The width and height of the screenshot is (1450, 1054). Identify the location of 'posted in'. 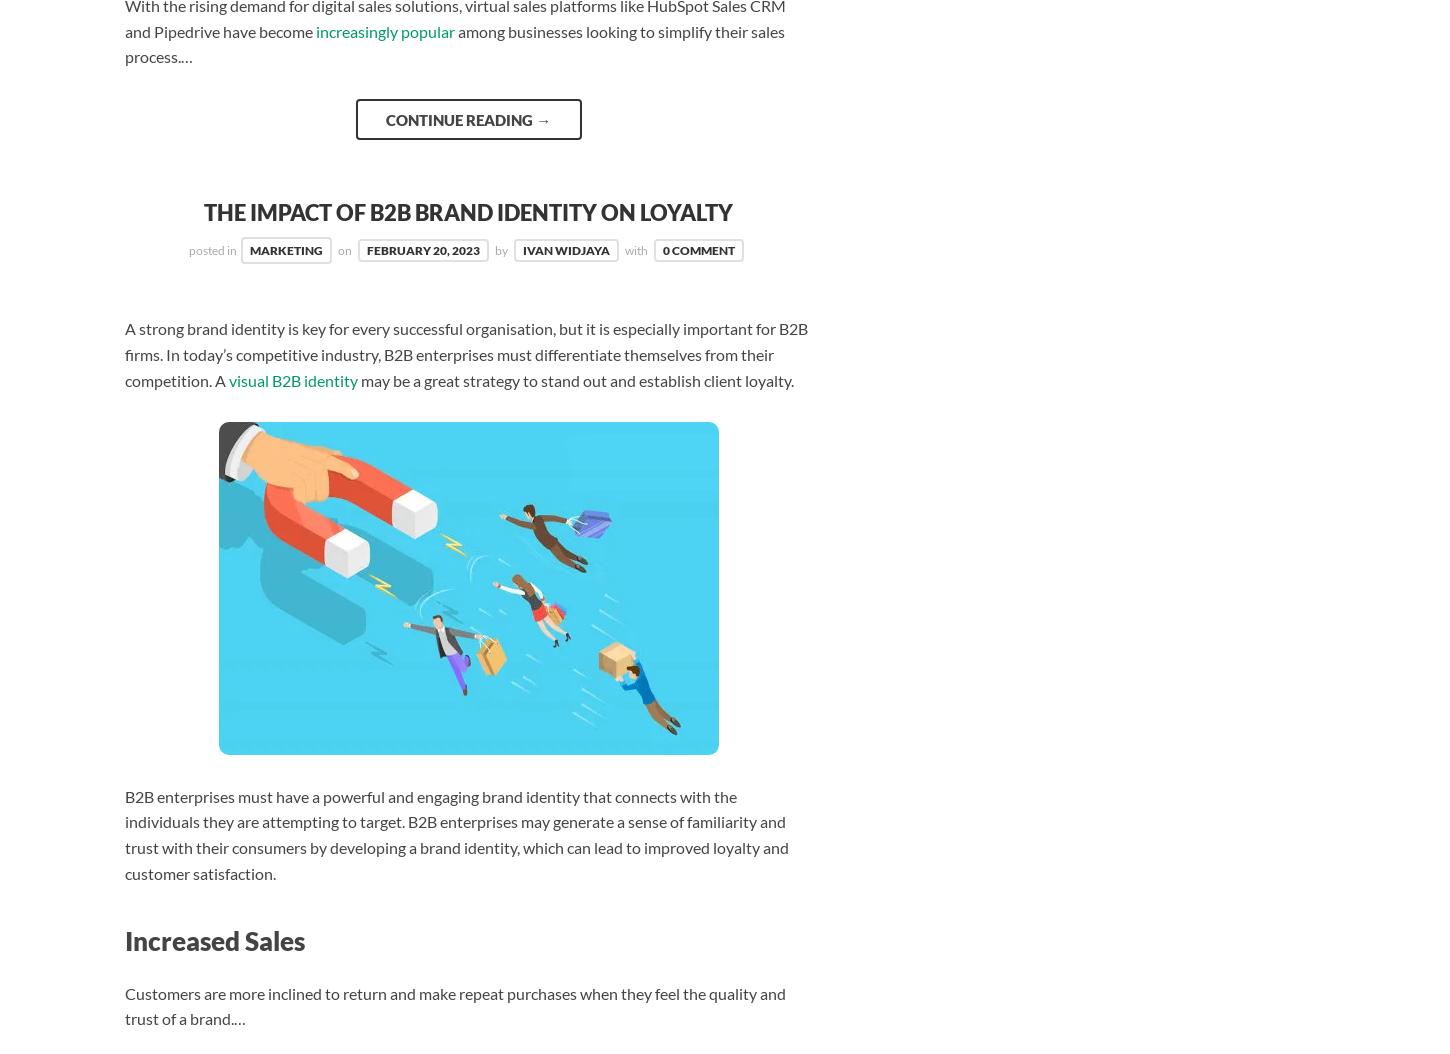
(212, 250).